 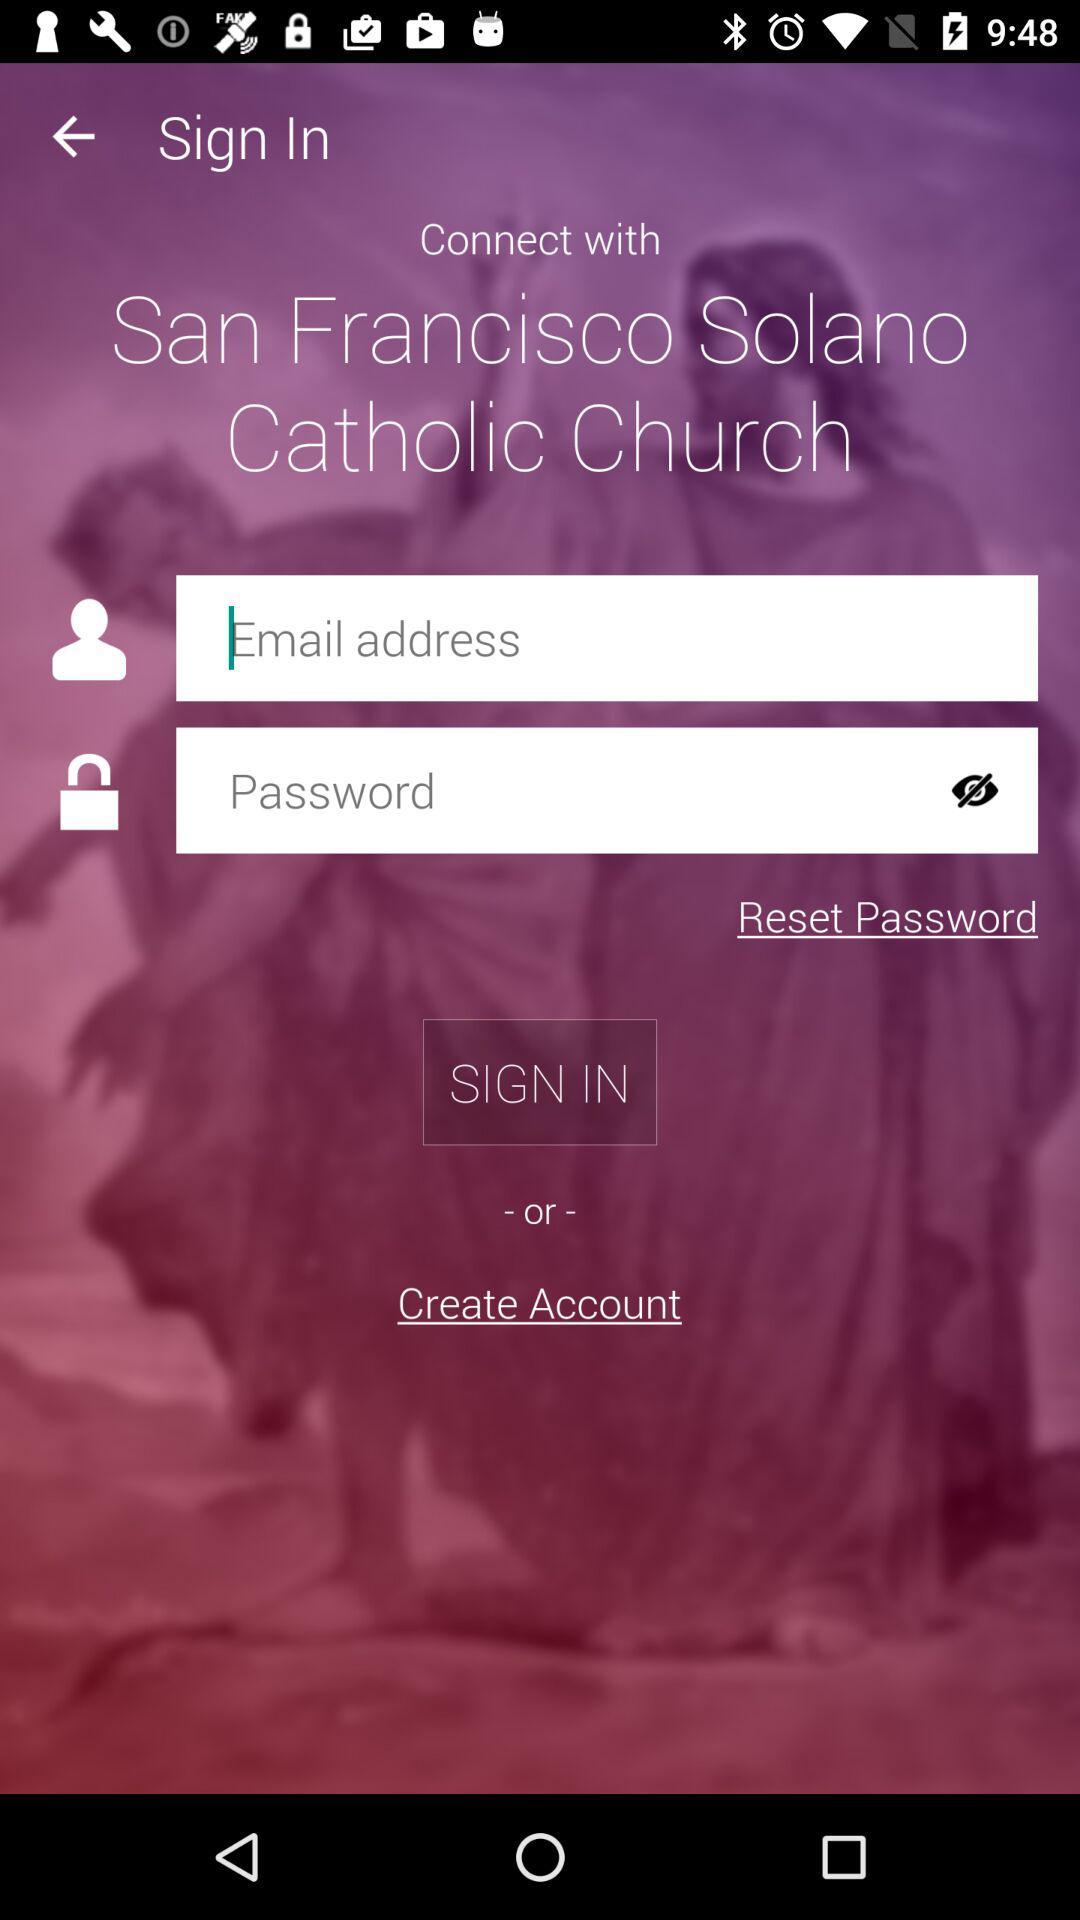 What do you see at coordinates (974, 789) in the screenshot?
I see `the visibility icon` at bounding box center [974, 789].